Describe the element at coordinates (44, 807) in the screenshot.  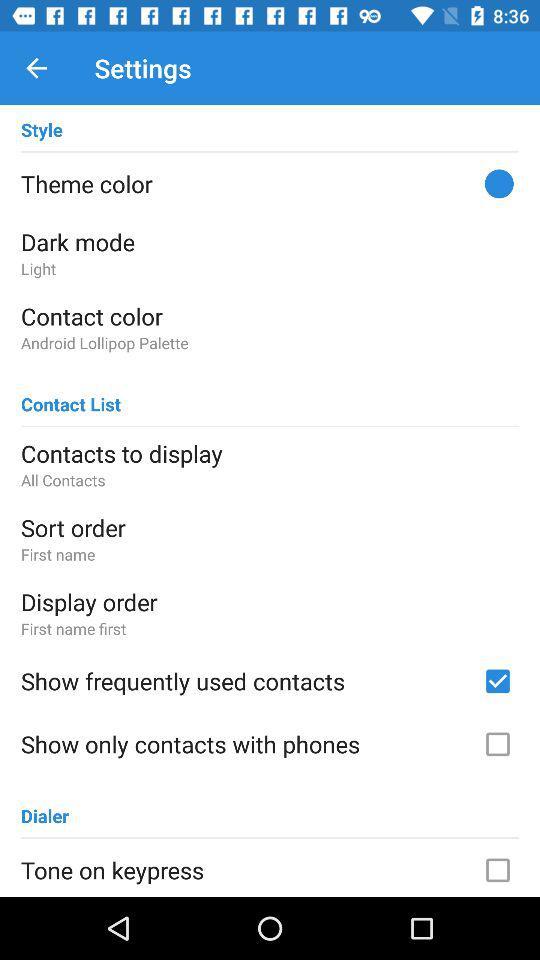
I see `the item below the show only contacts icon` at that location.